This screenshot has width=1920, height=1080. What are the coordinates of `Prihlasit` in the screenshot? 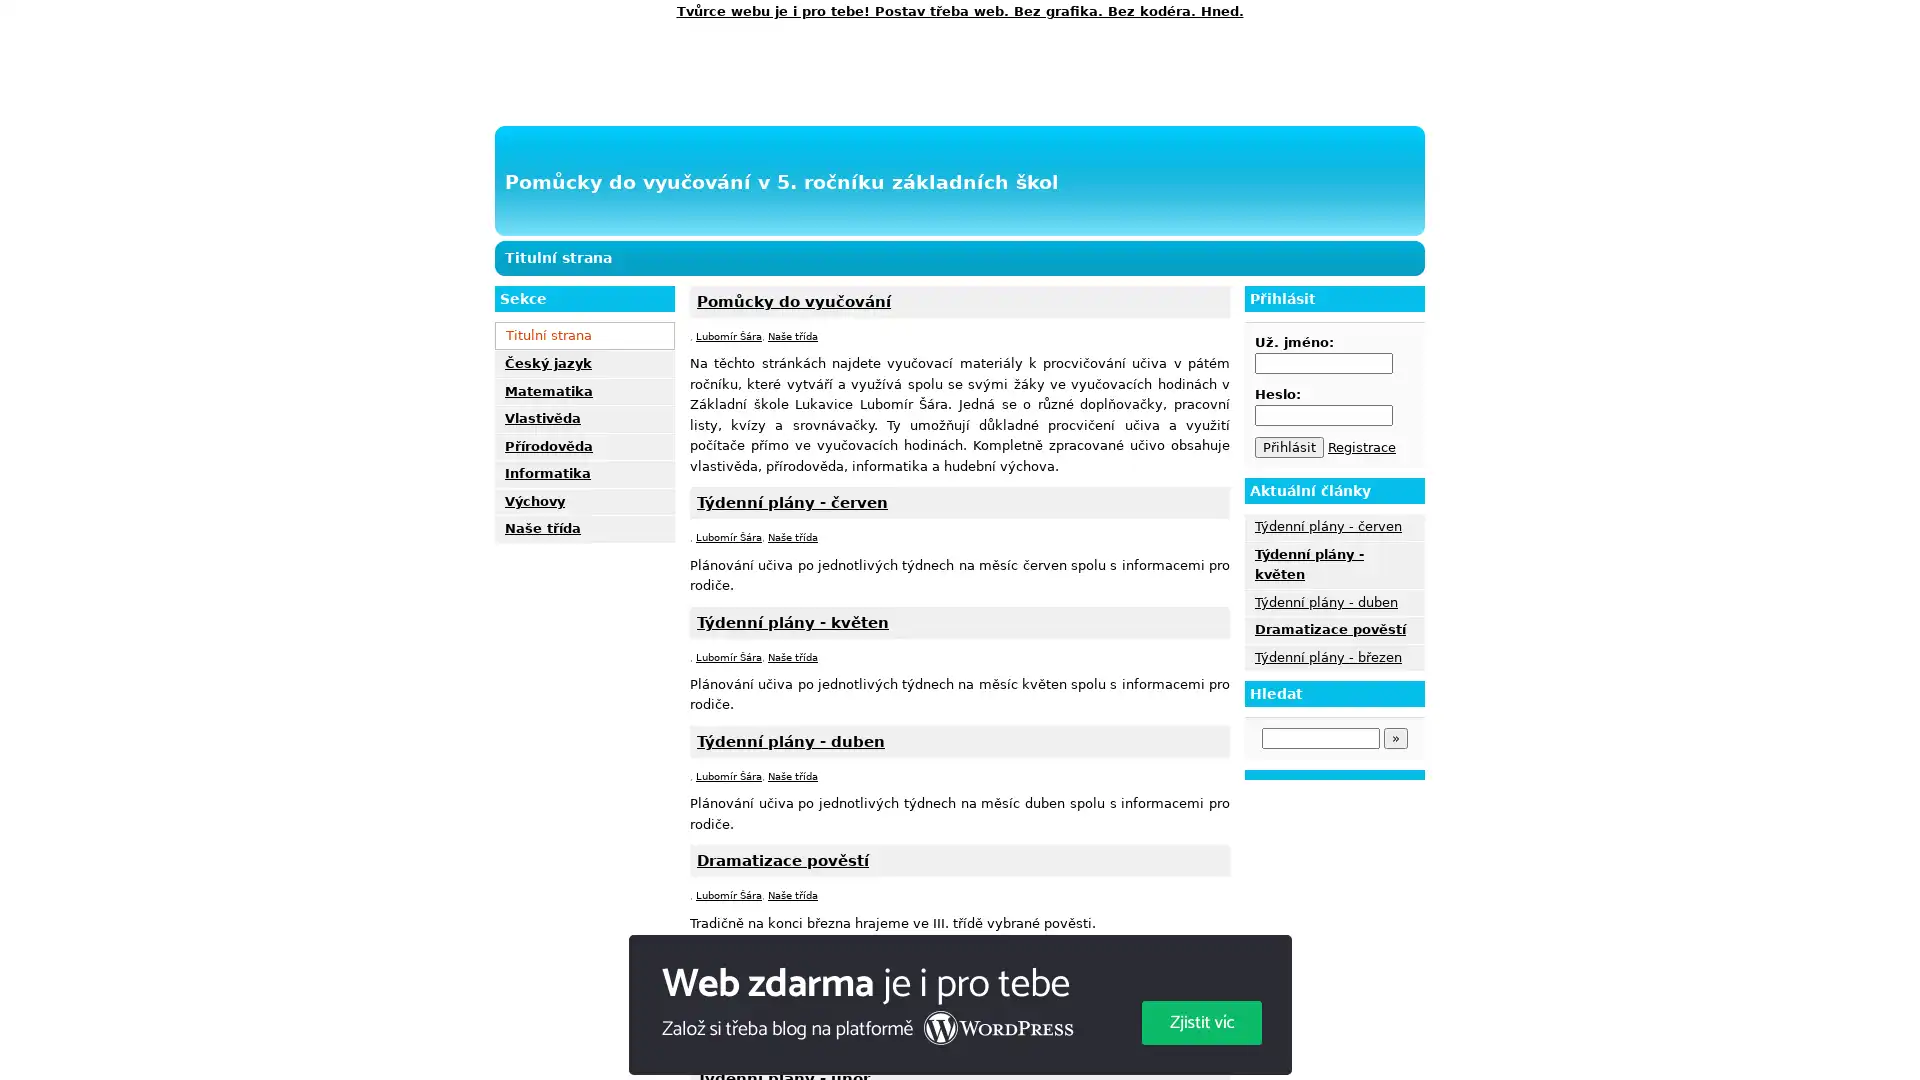 It's located at (1289, 445).